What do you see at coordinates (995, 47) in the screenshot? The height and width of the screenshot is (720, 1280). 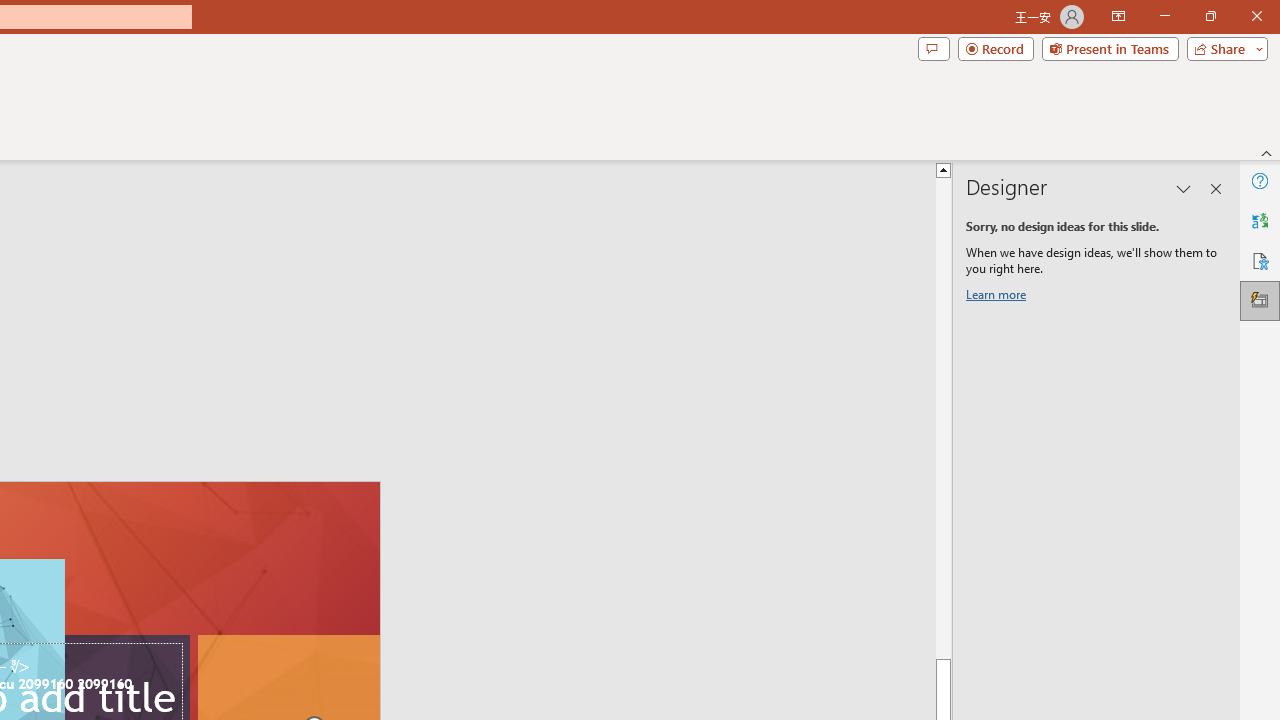 I see `'Record'` at bounding box center [995, 47].